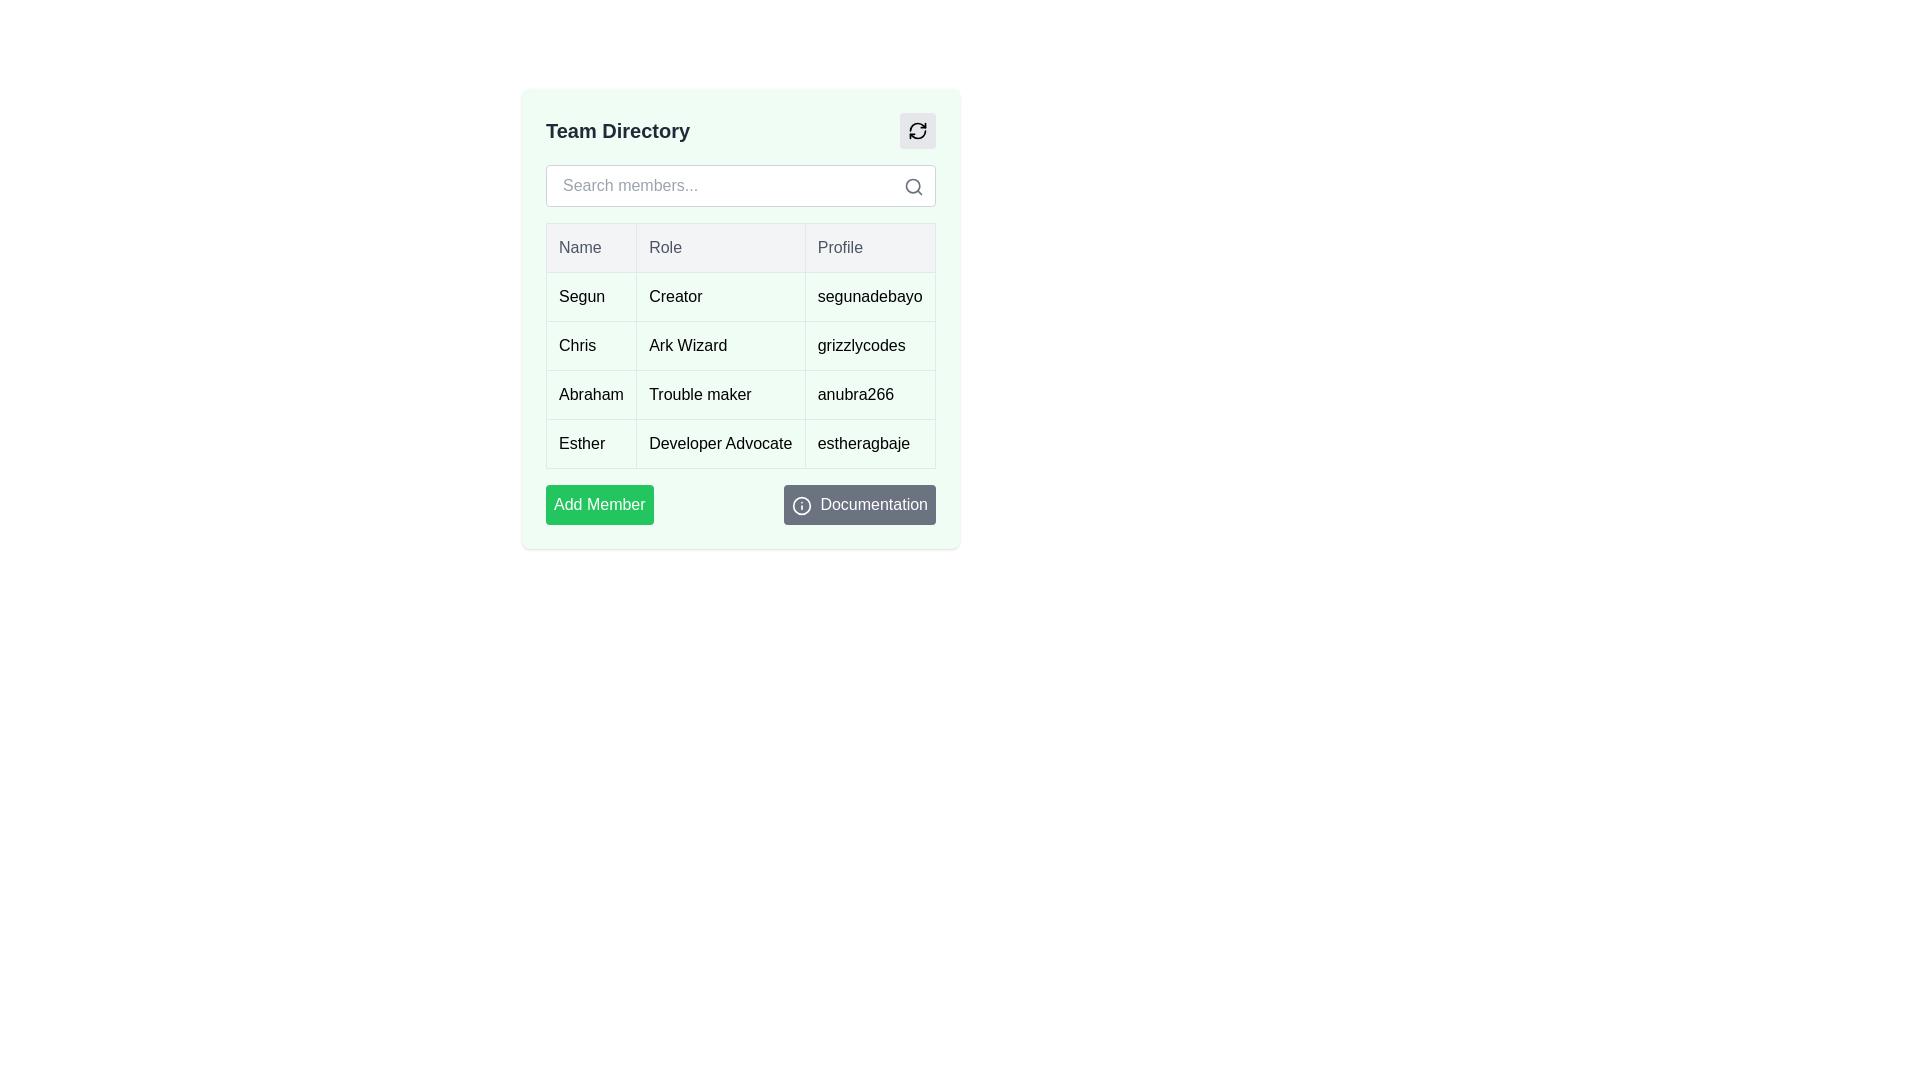 This screenshot has width=1920, height=1080. Describe the element at coordinates (590, 442) in the screenshot. I see `the label containing the text 'Esther', which is styled with a simple border and padding, located in the 'Team Directory' panel, specifically in the fourth row of the table under the 'Name' column adjacent to the 'Developer Advocate' cell` at that location.